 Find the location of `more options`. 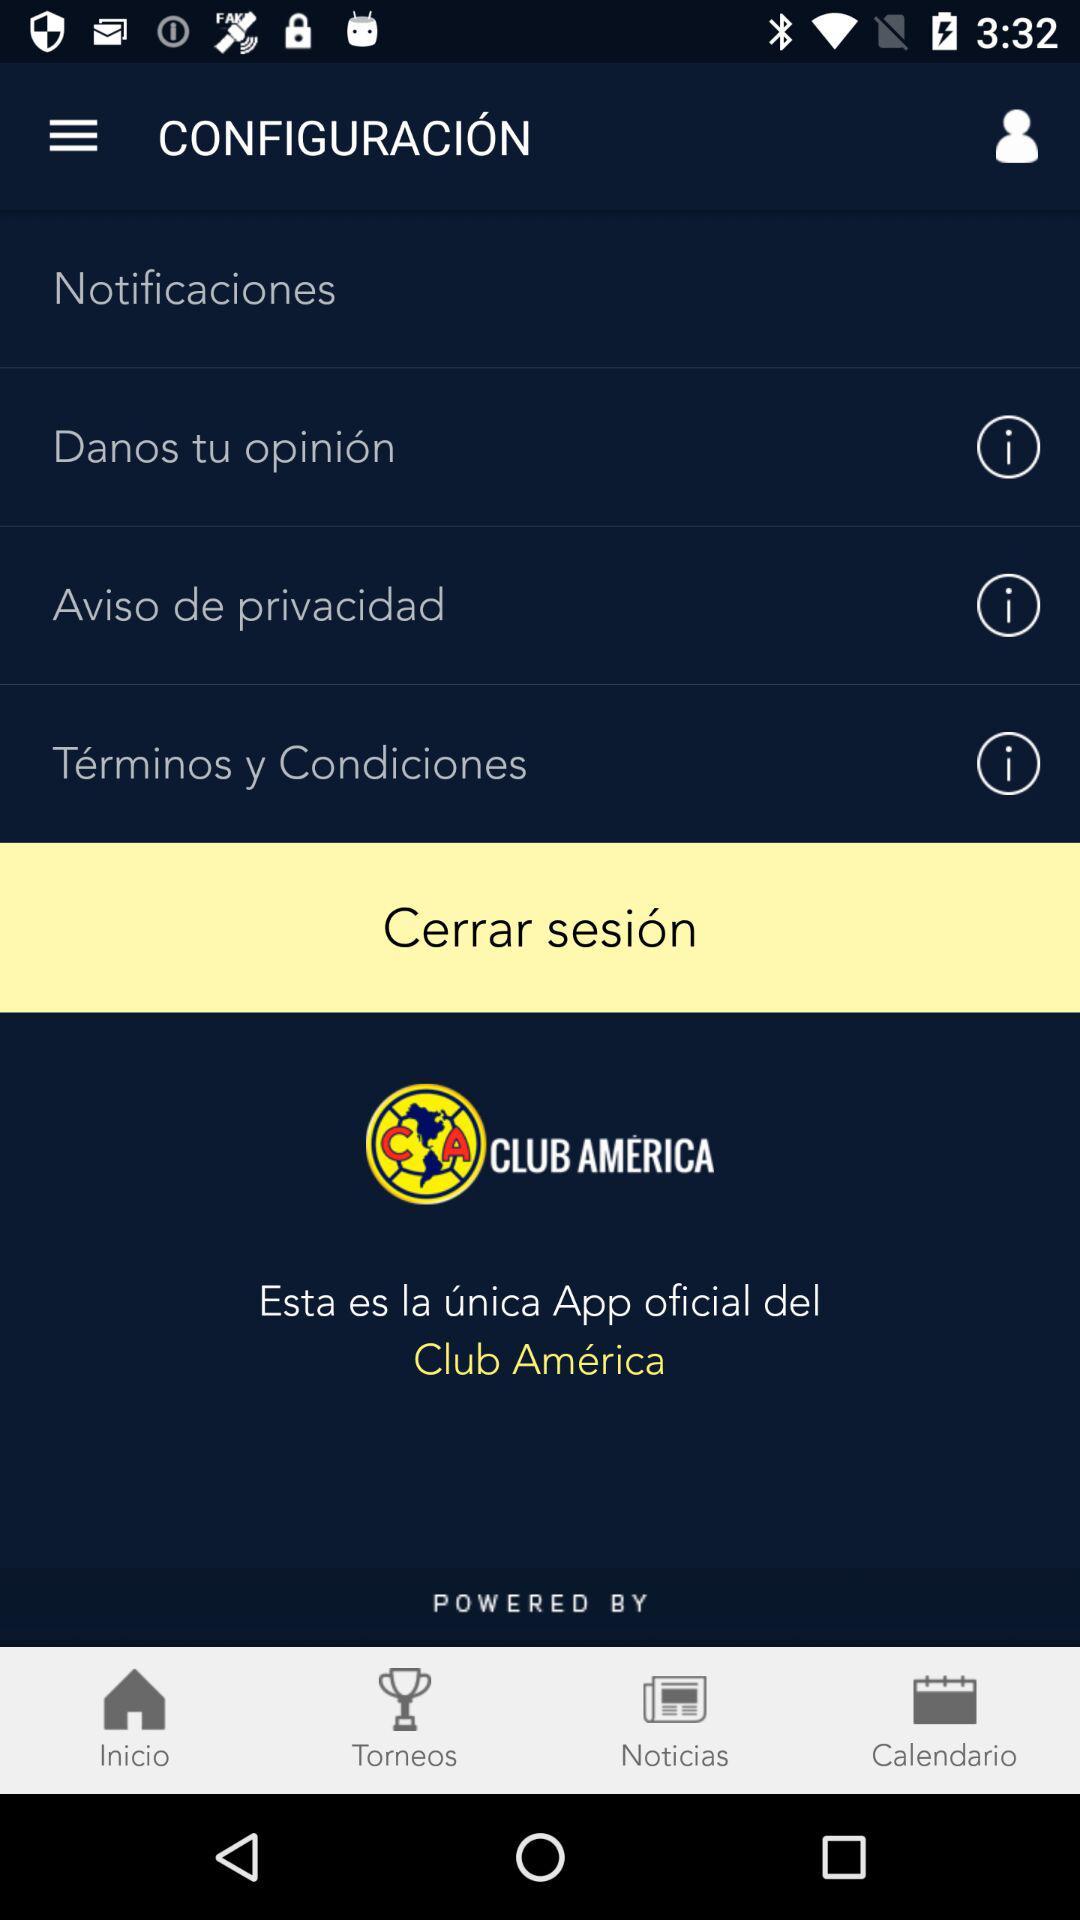

more options is located at coordinates (72, 135).